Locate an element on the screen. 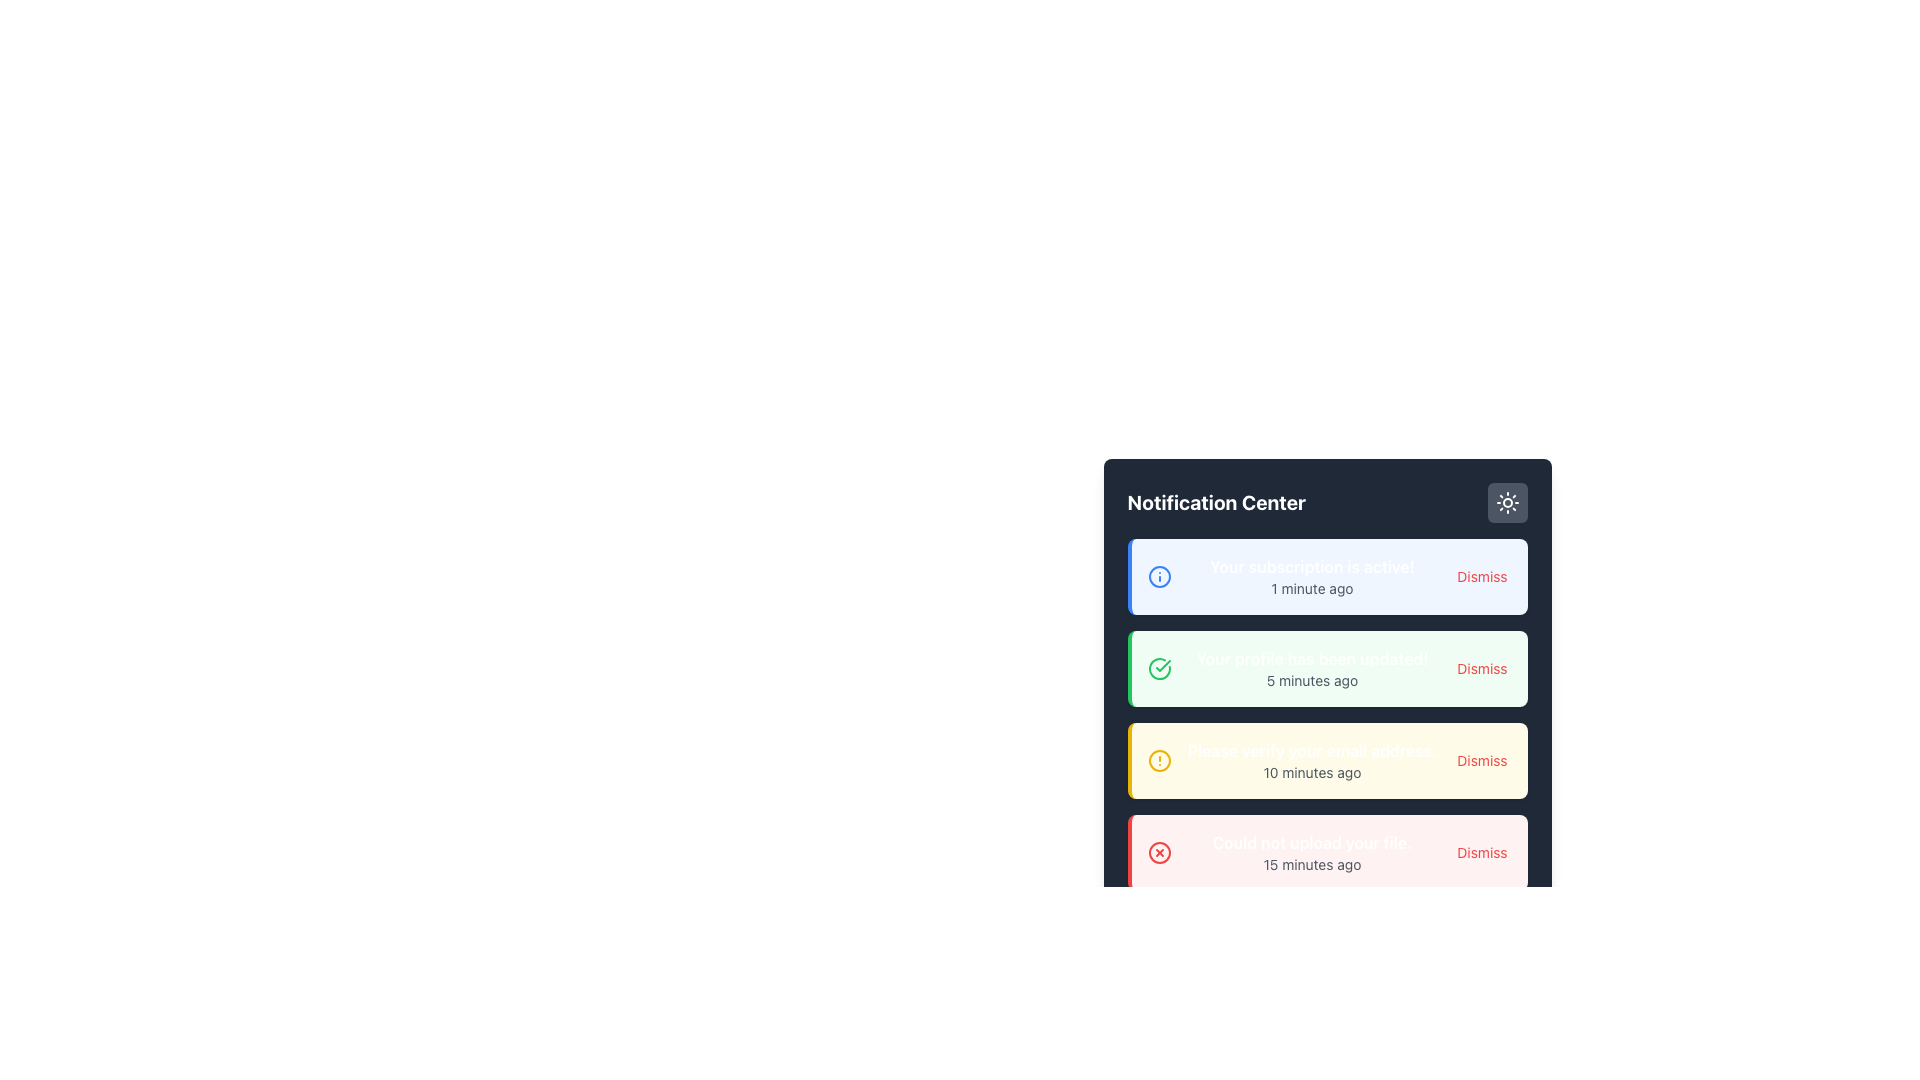  the Circle icon in the Notification Center panel, which is the central circular component preceding the third notification row's text is located at coordinates (1159, 760).